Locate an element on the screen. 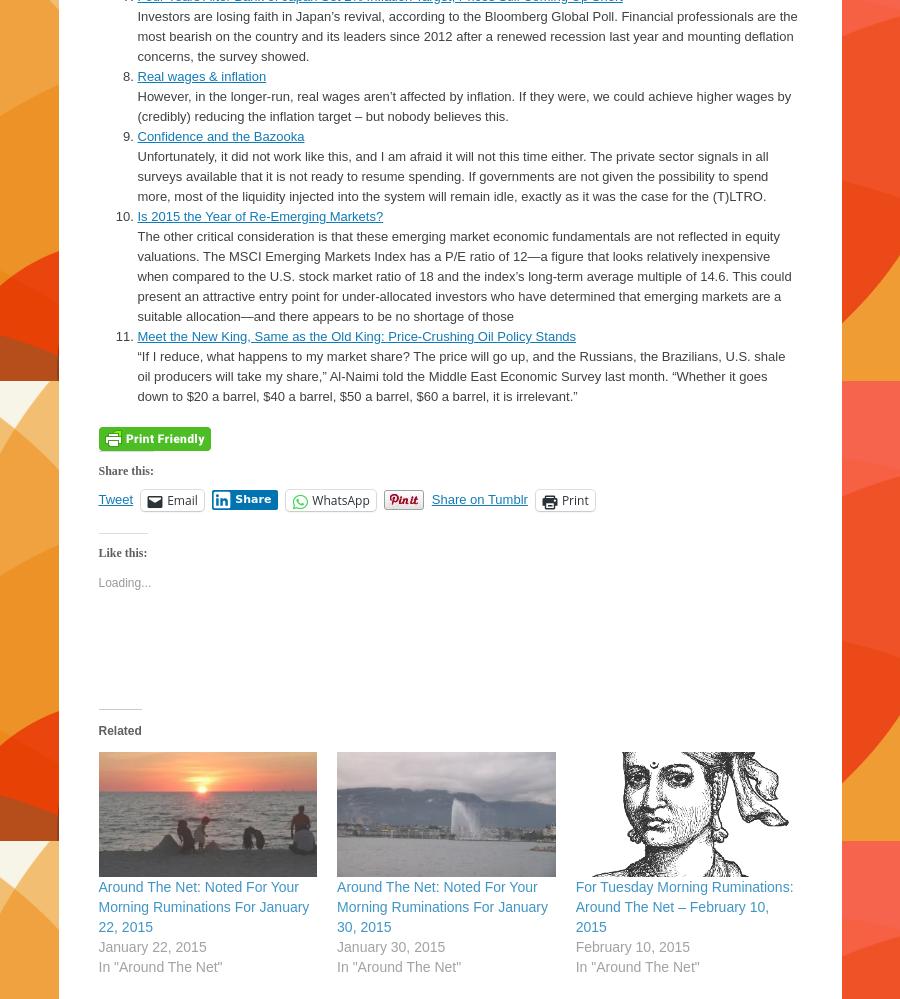 The image size is (900, 999). 'Confidence and the Bazooka' is located at coordinates (220, 136).